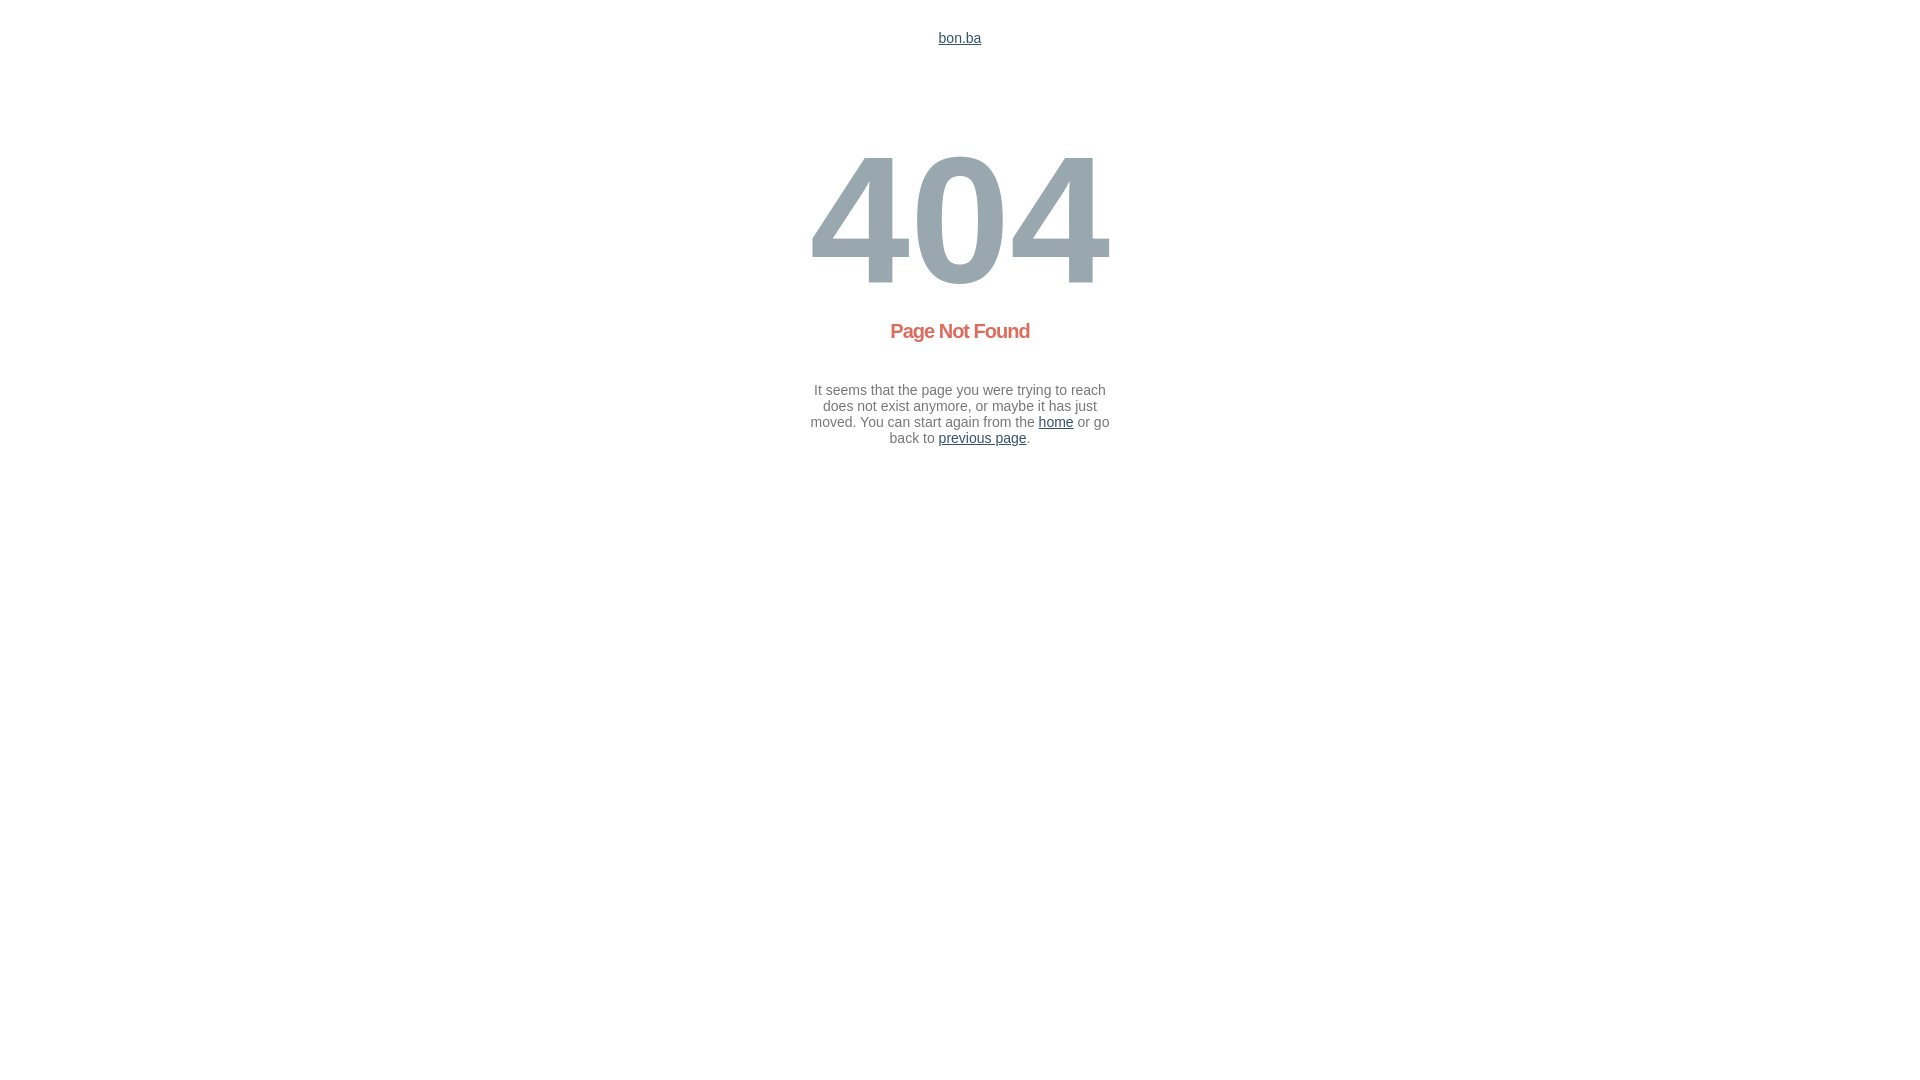  Describe the element at coordinates (983, 437) in the screenshot. I see `'previous page'` at that location.